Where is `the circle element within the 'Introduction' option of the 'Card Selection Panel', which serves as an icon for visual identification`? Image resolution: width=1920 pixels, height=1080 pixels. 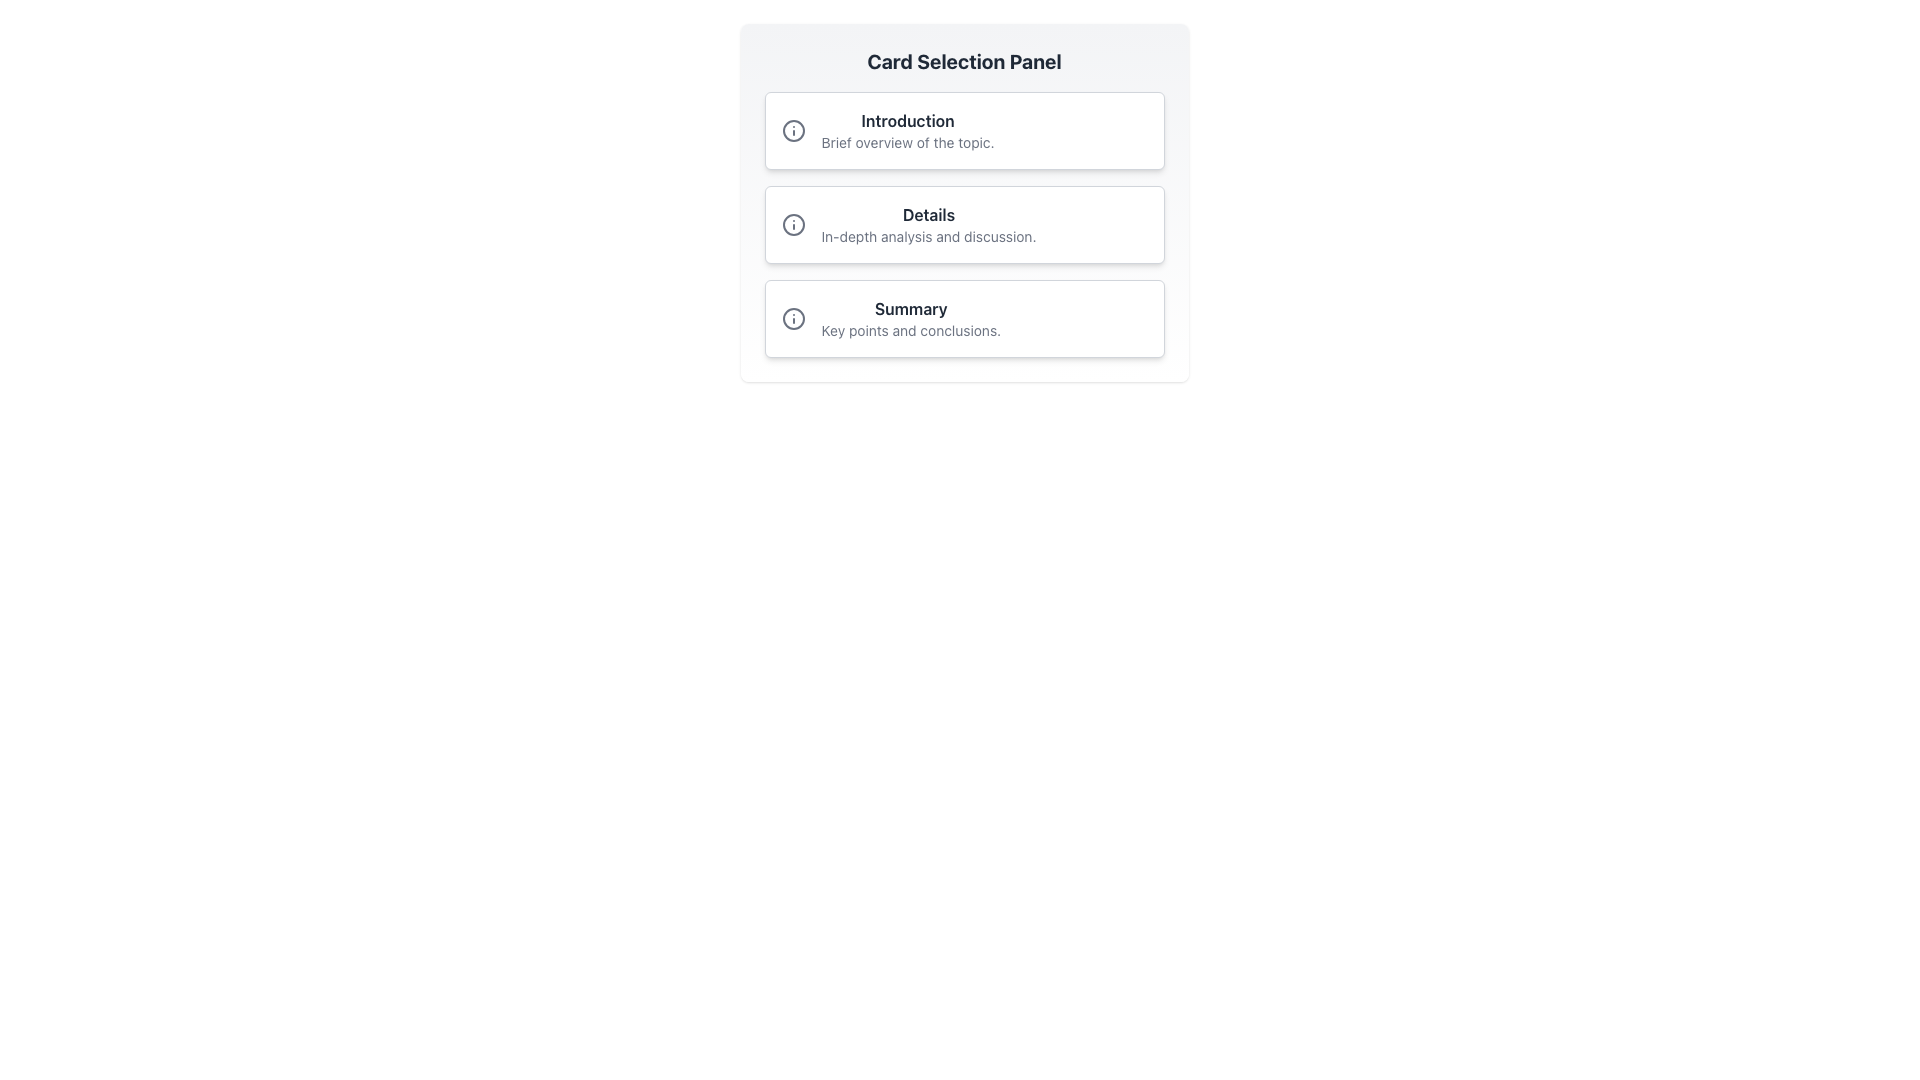
the circle element within the 'Introduction' option of the 'Card Selection Panel', which serves as an icon for visual identification is located at coordinates (792, 131).